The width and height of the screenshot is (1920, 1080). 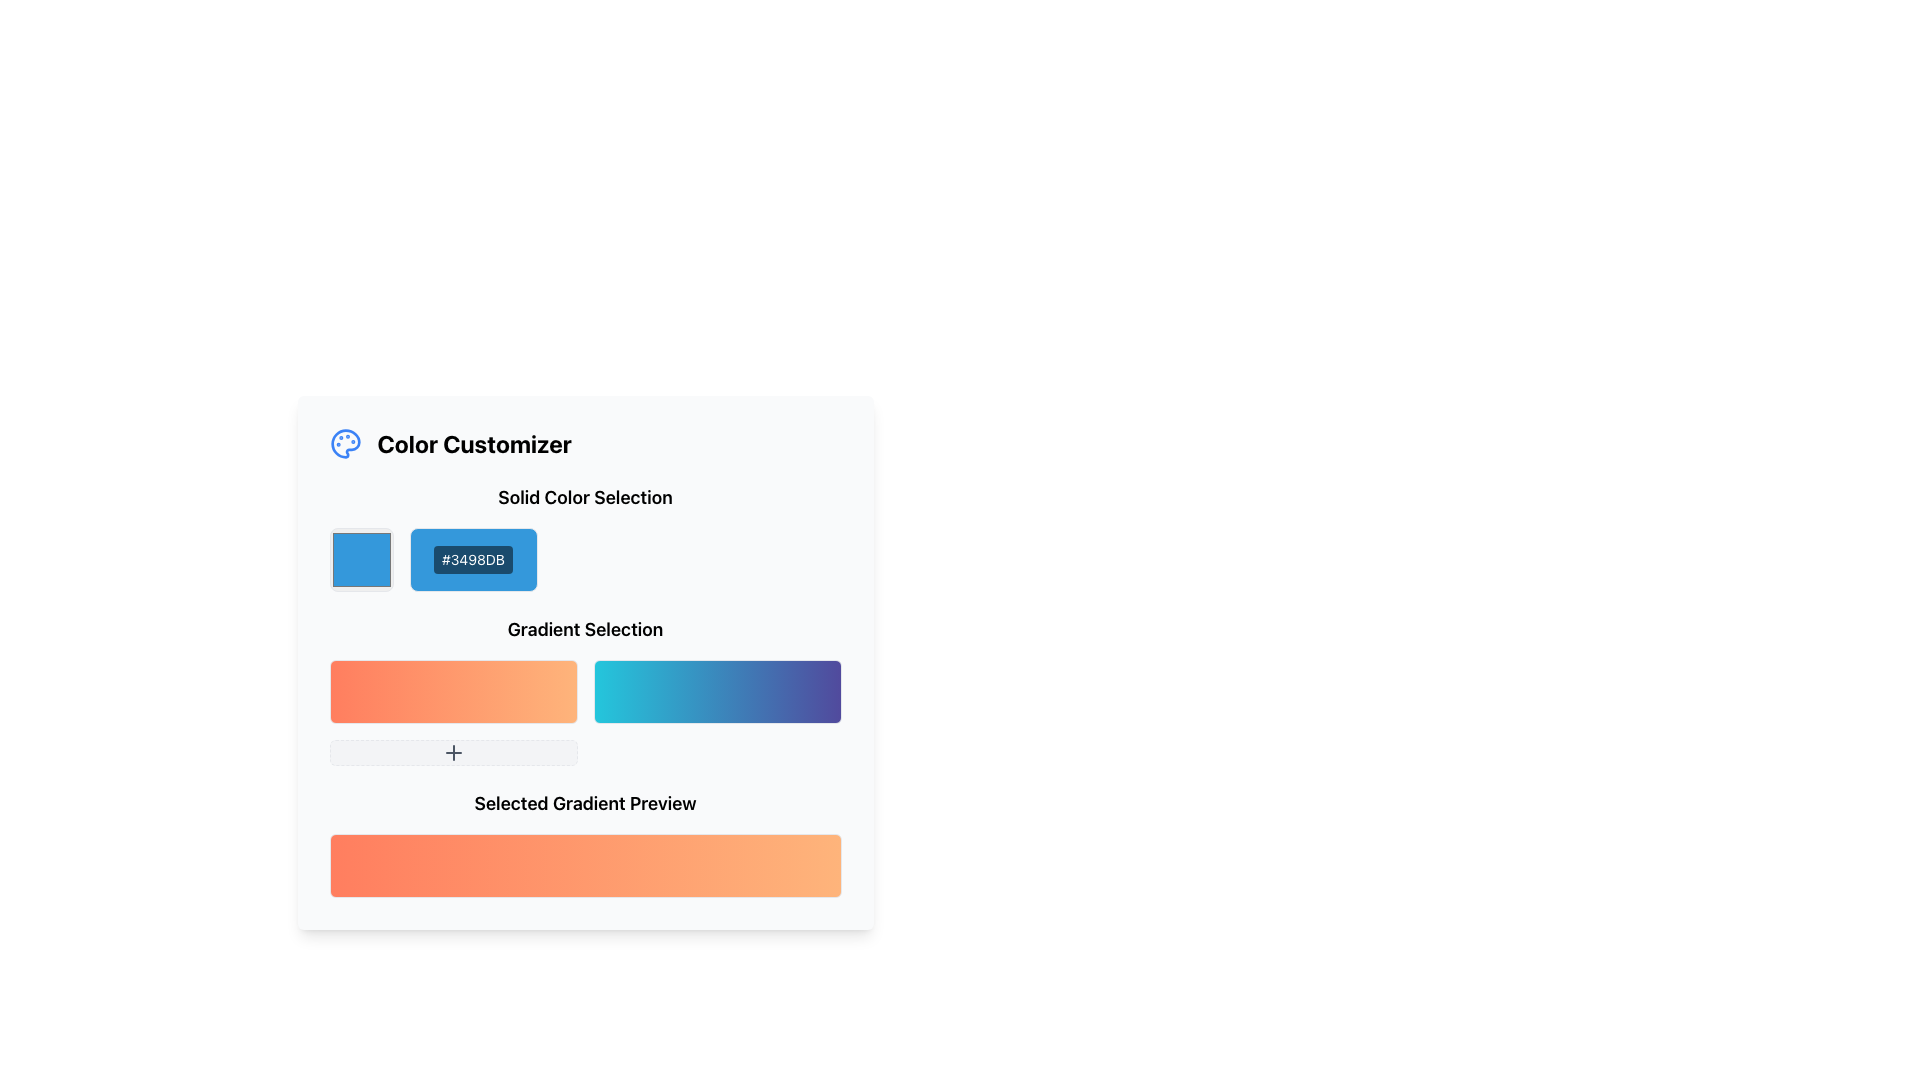 I want to click on the second gradient color configuration button located in the 'Gradient Selection' section, so click(x=717, y=690).